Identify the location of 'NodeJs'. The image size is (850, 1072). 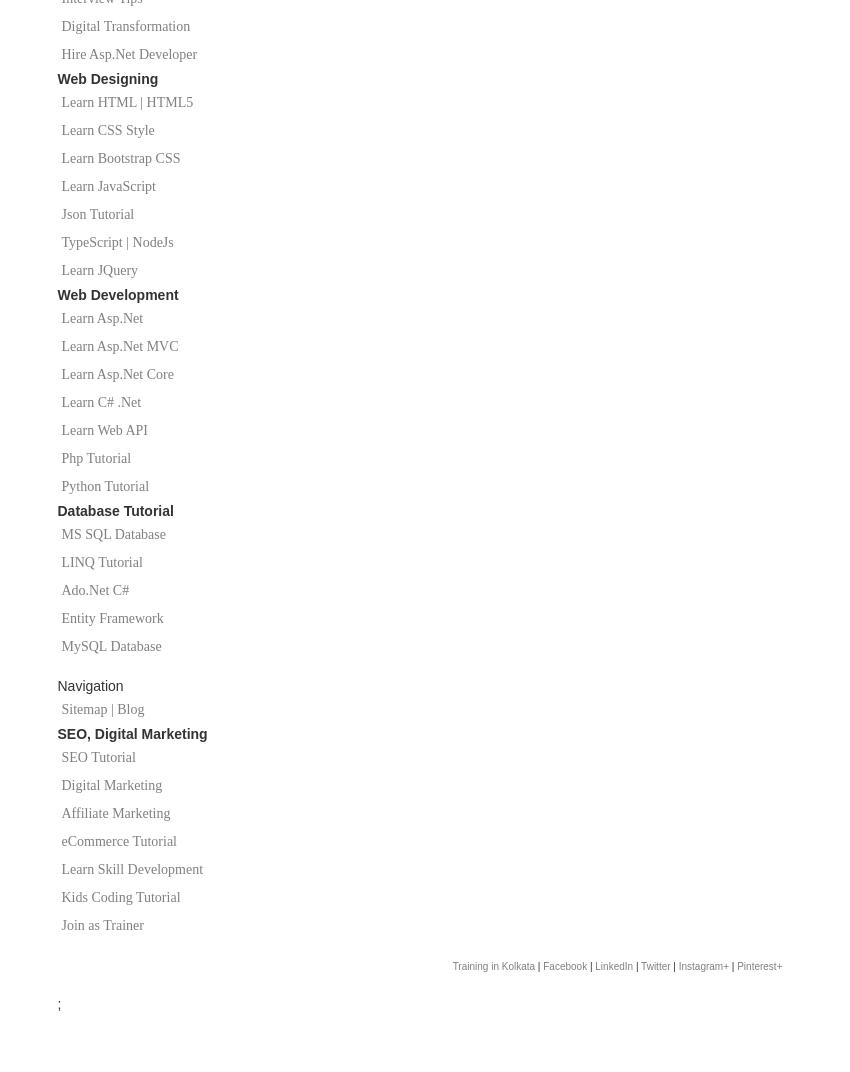
(152, 242).